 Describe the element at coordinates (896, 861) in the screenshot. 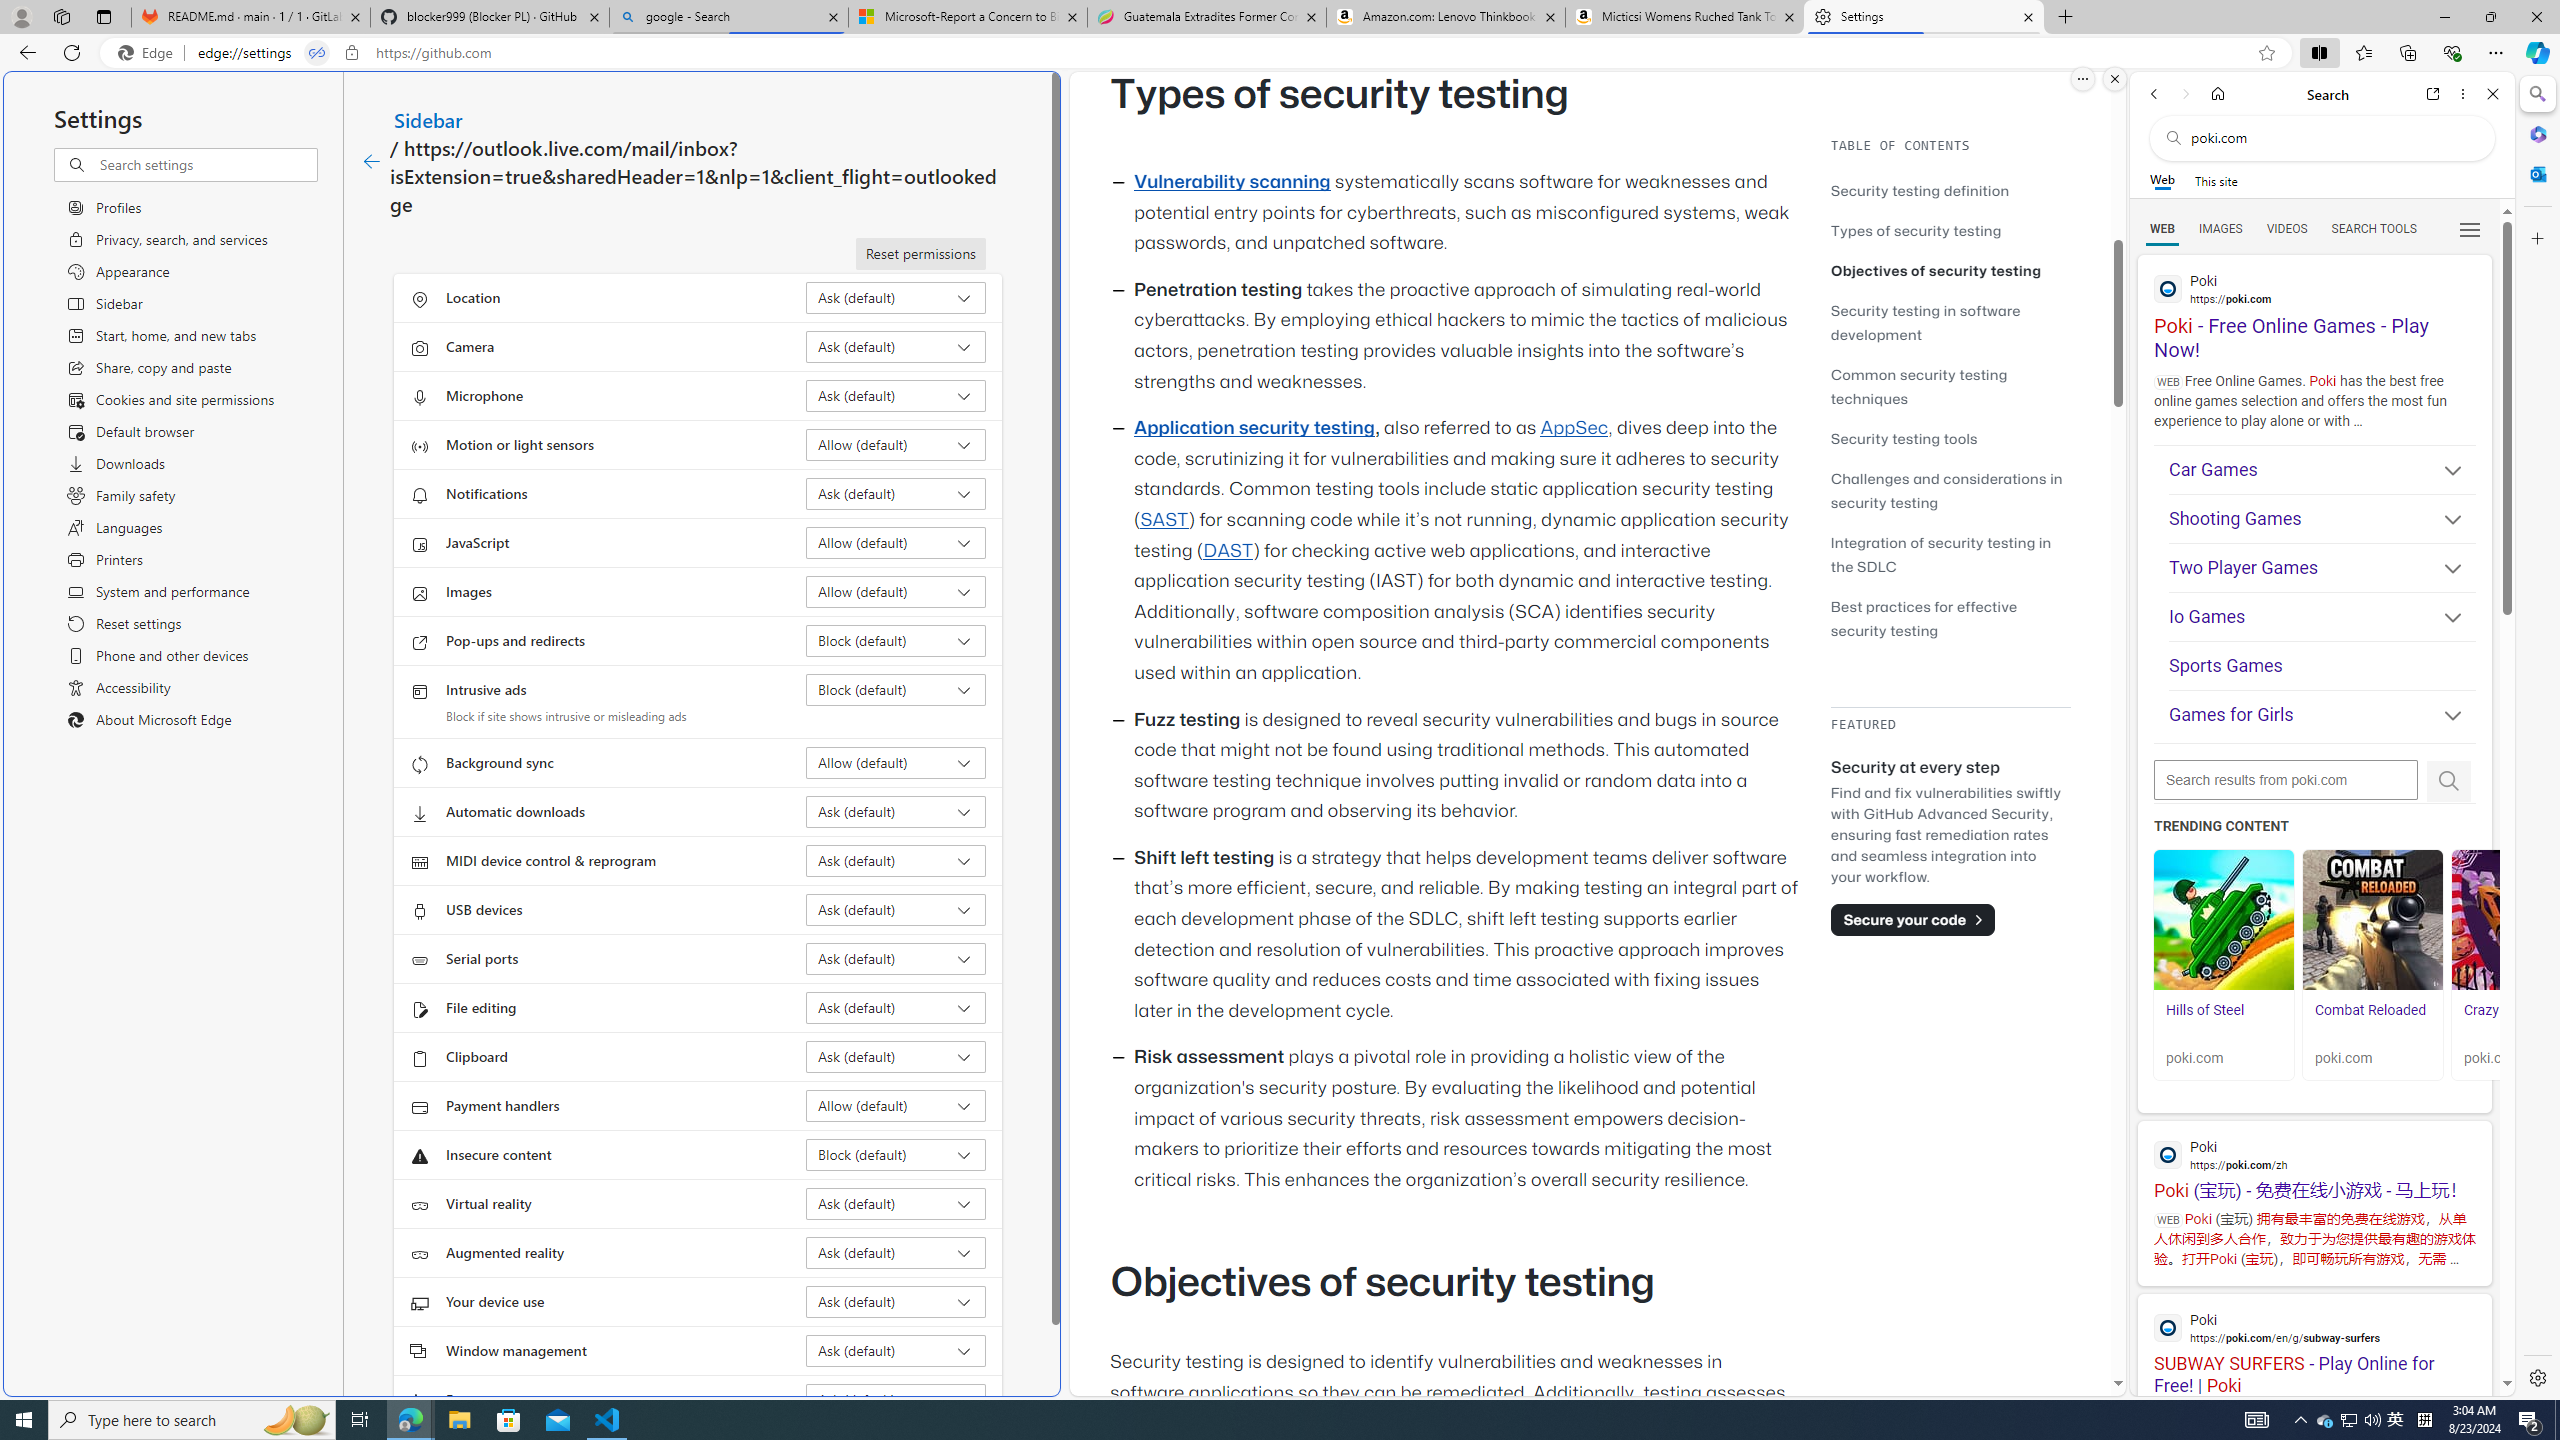

I see `'MIDI device control & reprogram Ask (default)'` at that location.